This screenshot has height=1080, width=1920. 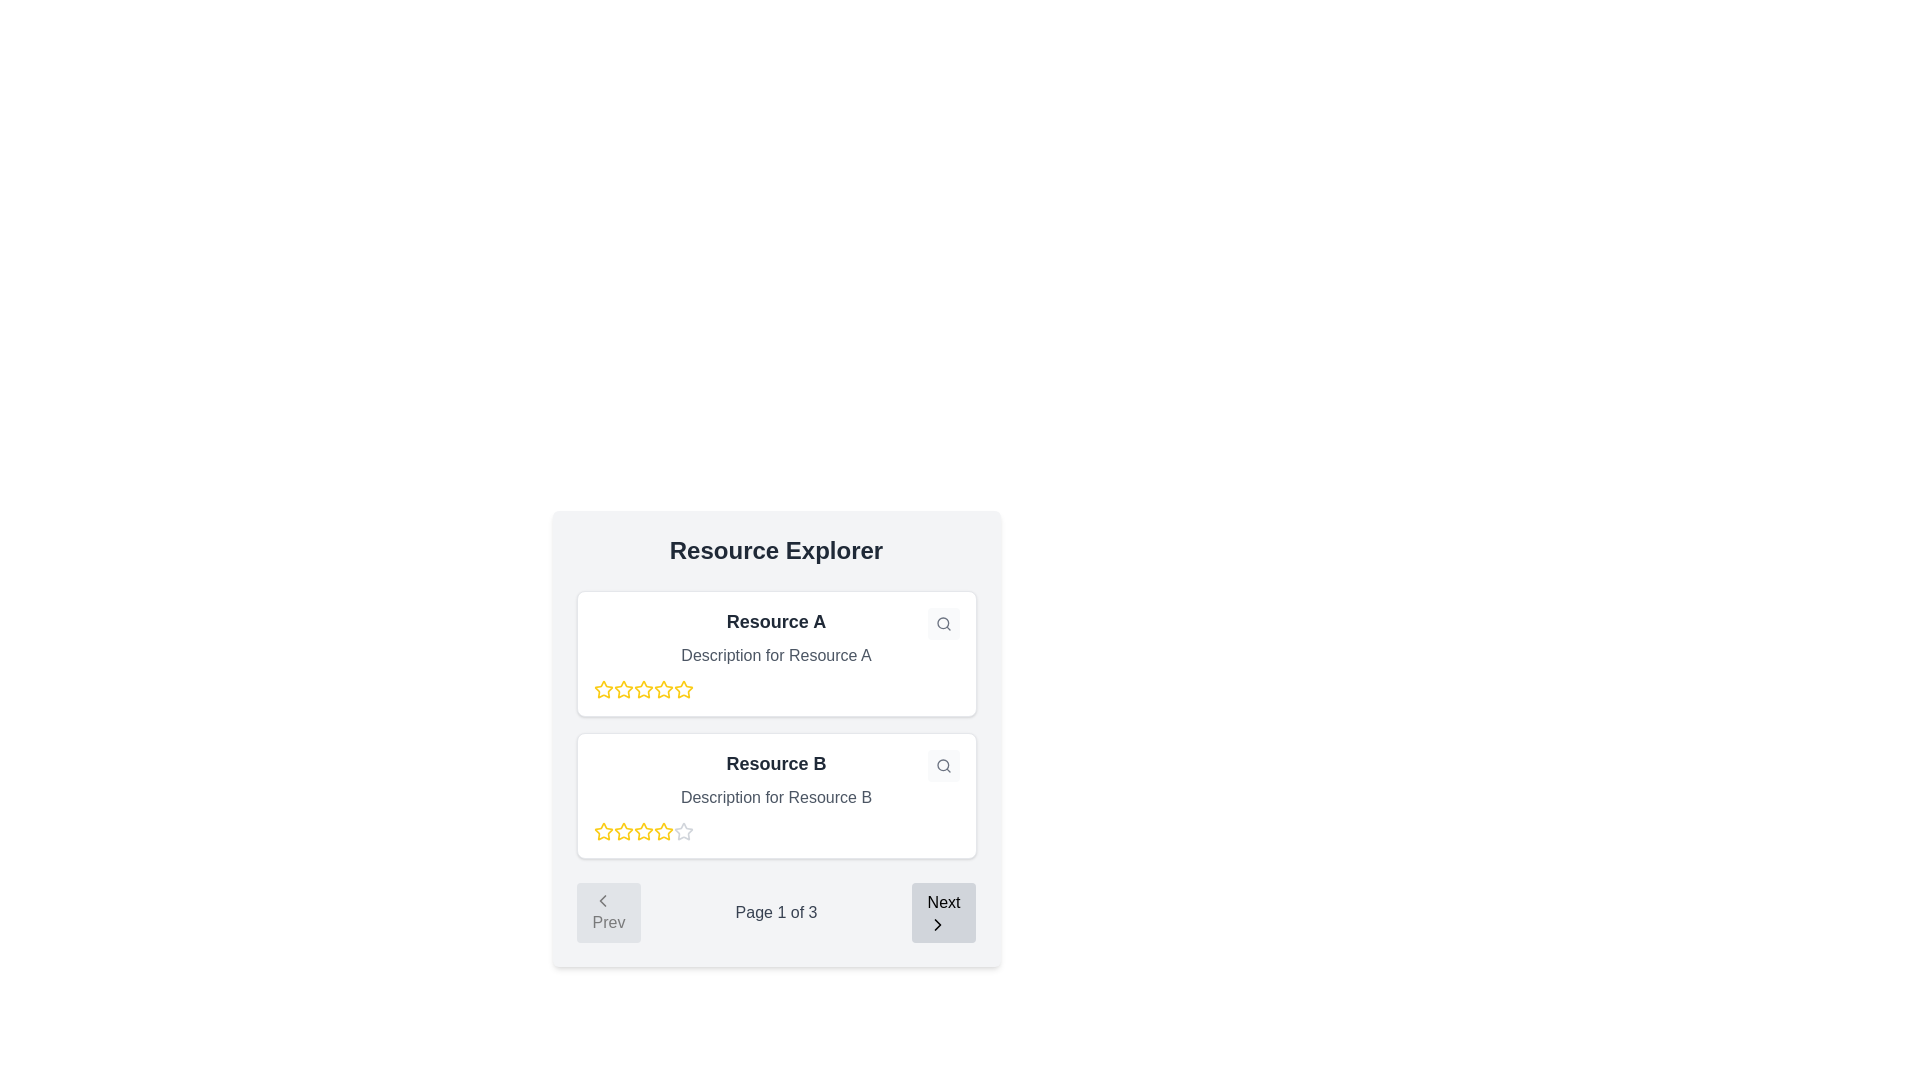 I want to click on the first yellow star icon for rating, which is part of a horizontal row of rating stars below the title 'Resource A', so click(x=602, y=689).